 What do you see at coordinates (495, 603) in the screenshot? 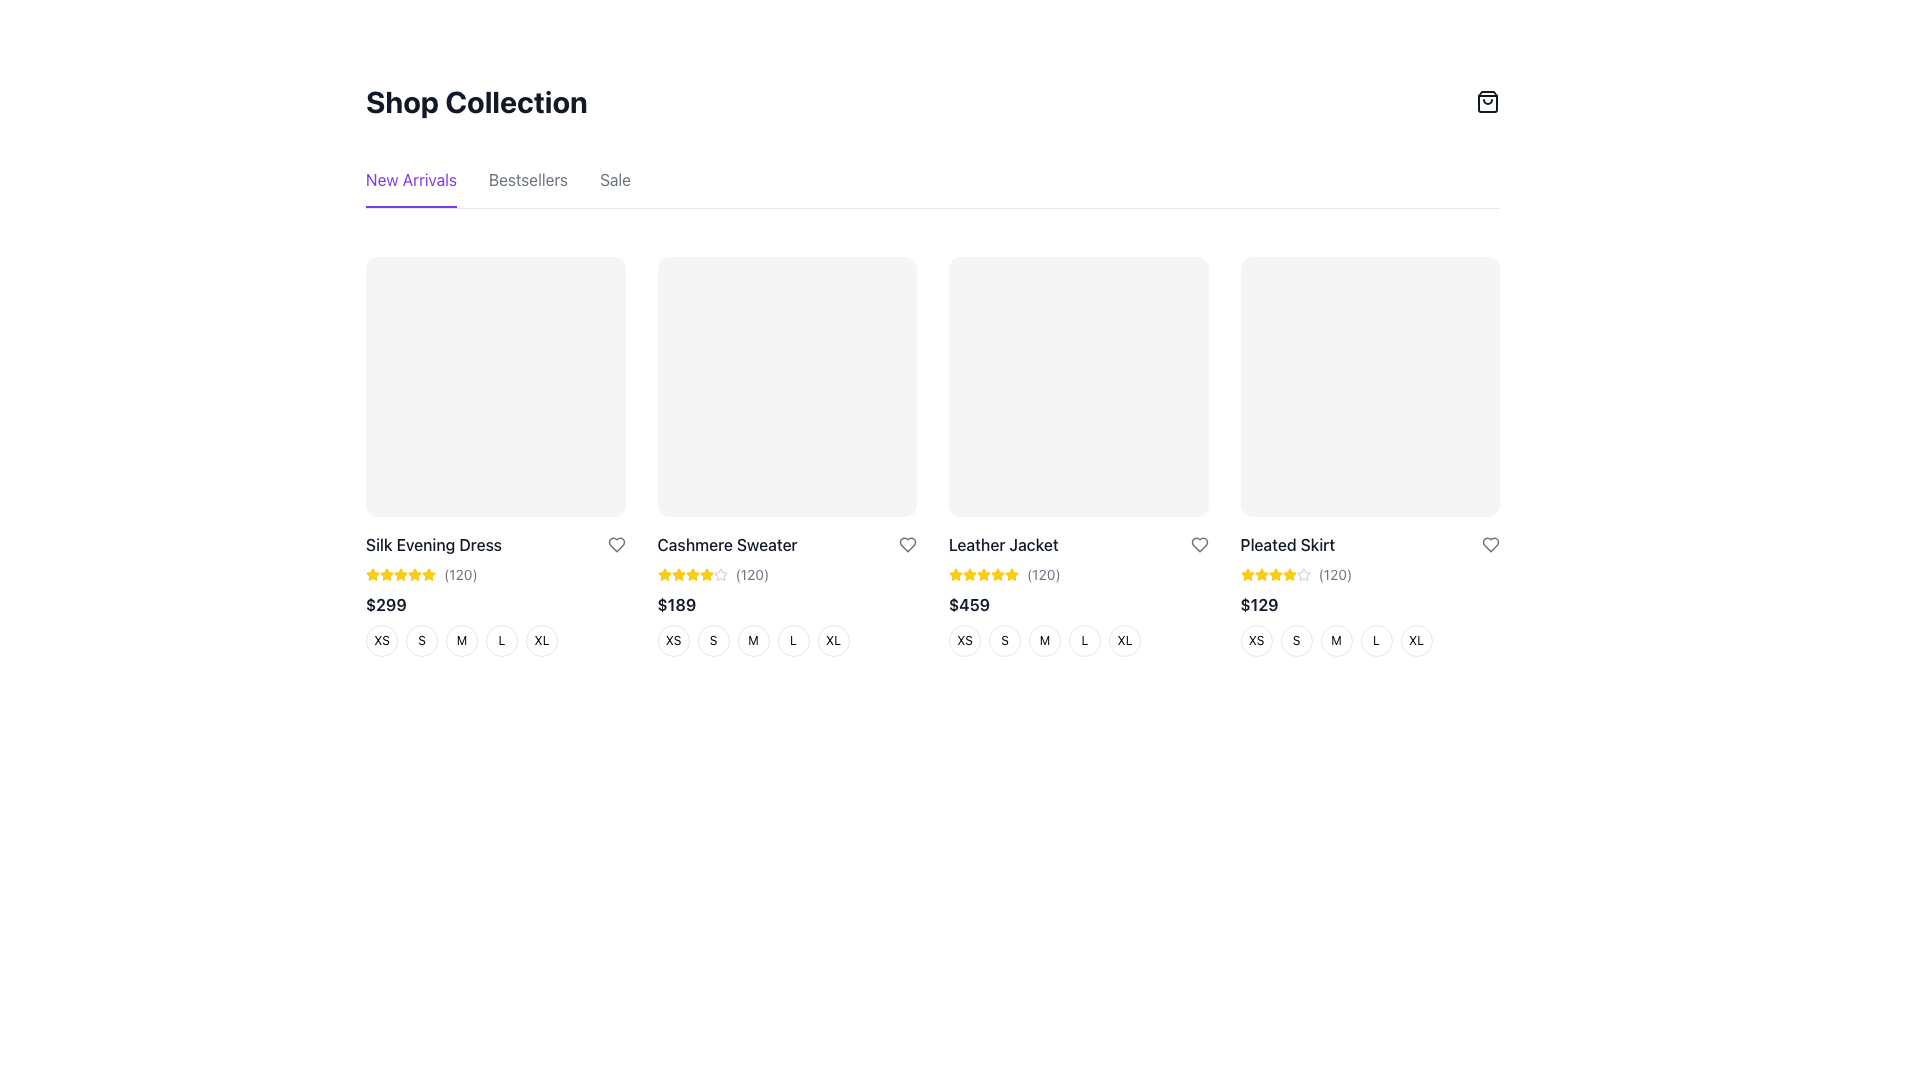
I see `price displayed as $299 in bold, dark-gray font, located below the 'Silk Evening Dress' title and user rating in the product description section` at bounding box center [495, 603].